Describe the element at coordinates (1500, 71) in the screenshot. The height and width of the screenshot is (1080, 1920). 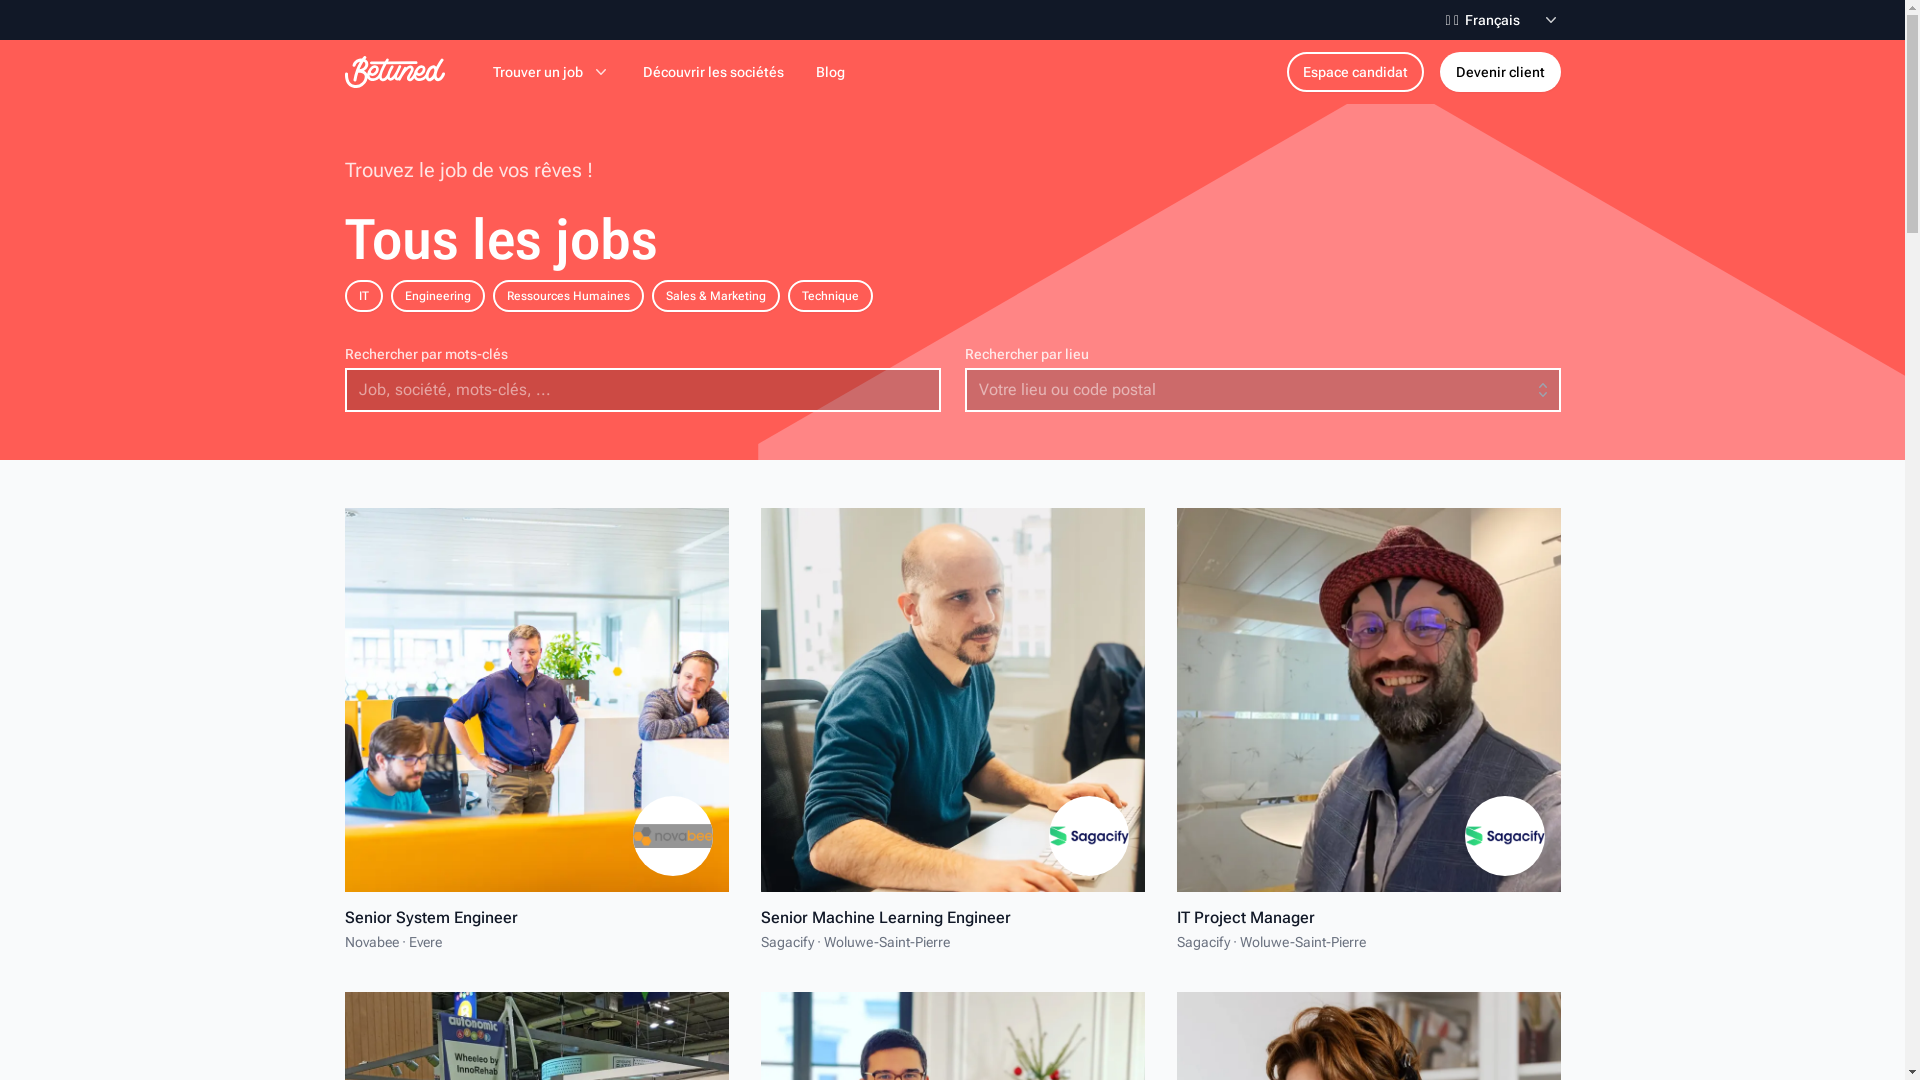
I see `'Devenir client'` at that location.